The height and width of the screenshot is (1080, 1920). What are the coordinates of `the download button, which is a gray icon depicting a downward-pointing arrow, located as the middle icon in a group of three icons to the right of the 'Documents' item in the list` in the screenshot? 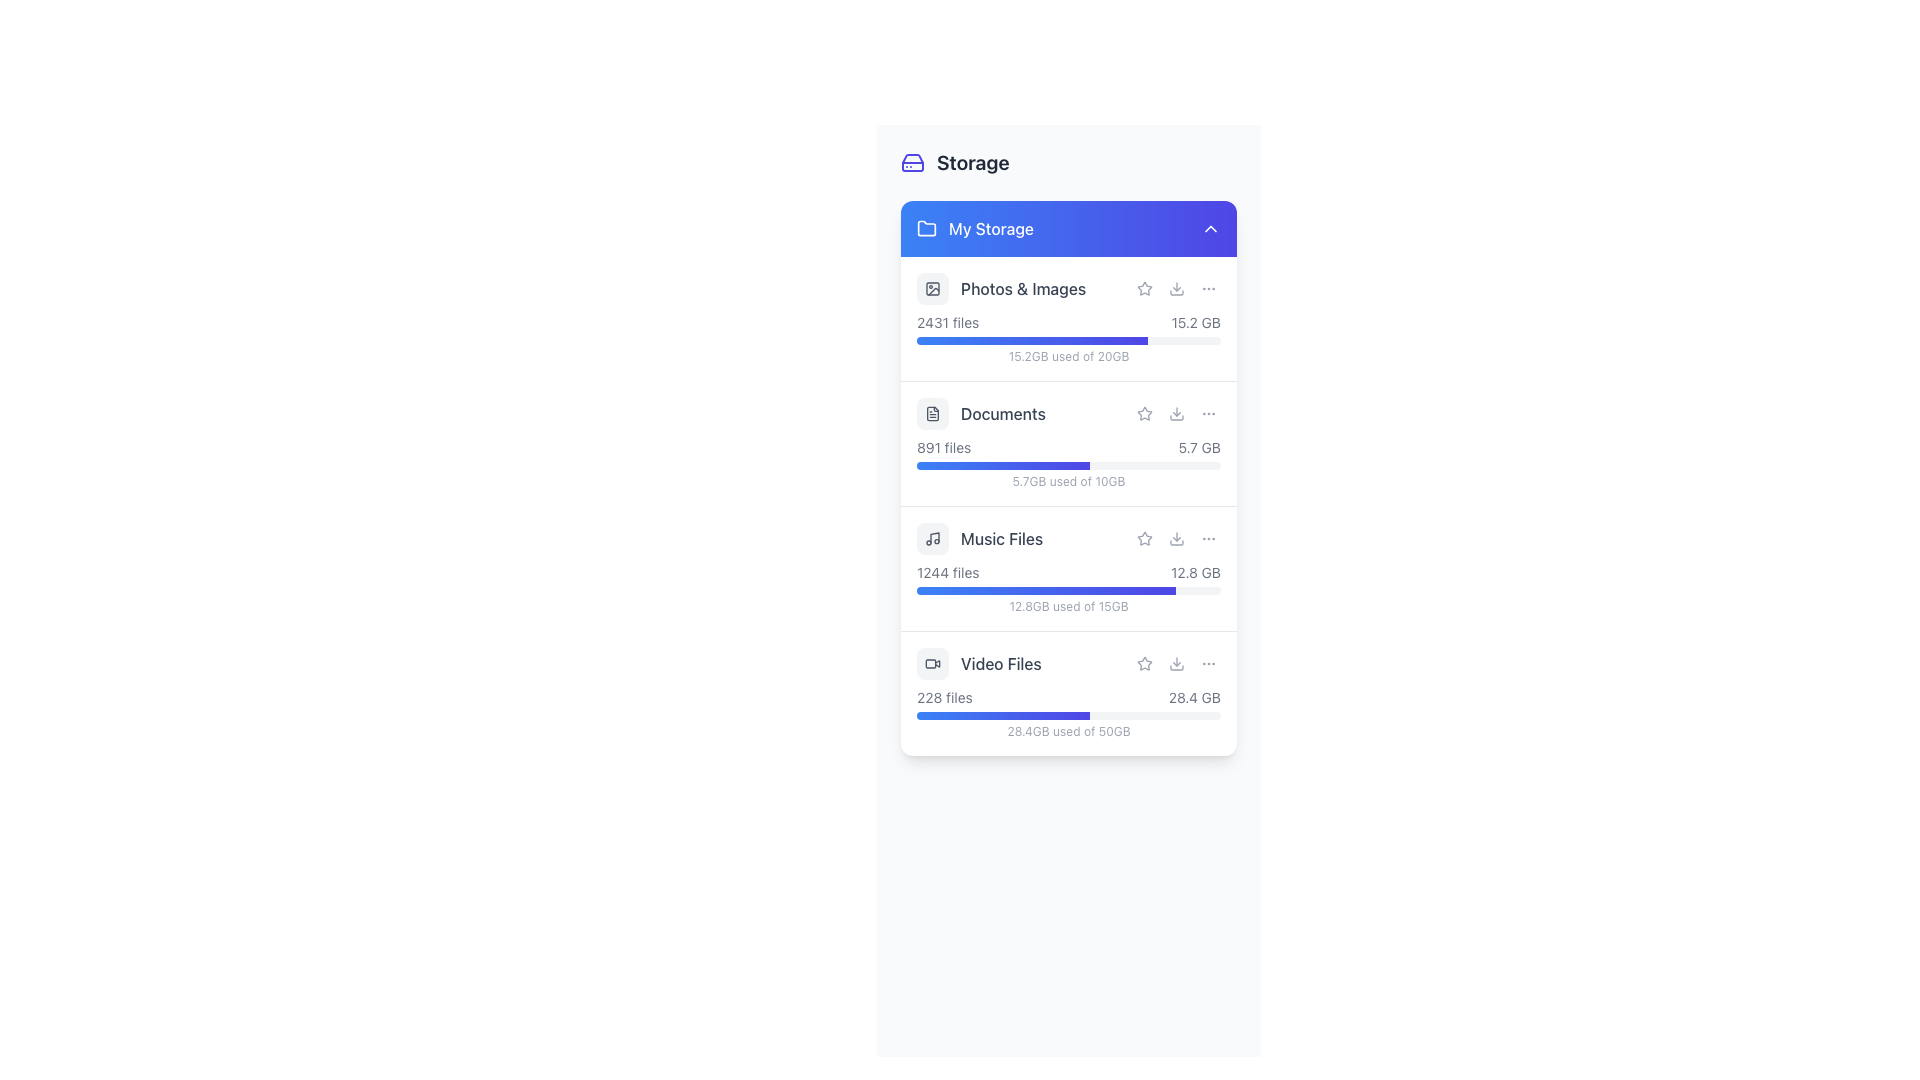 It's located at (1176, 412).